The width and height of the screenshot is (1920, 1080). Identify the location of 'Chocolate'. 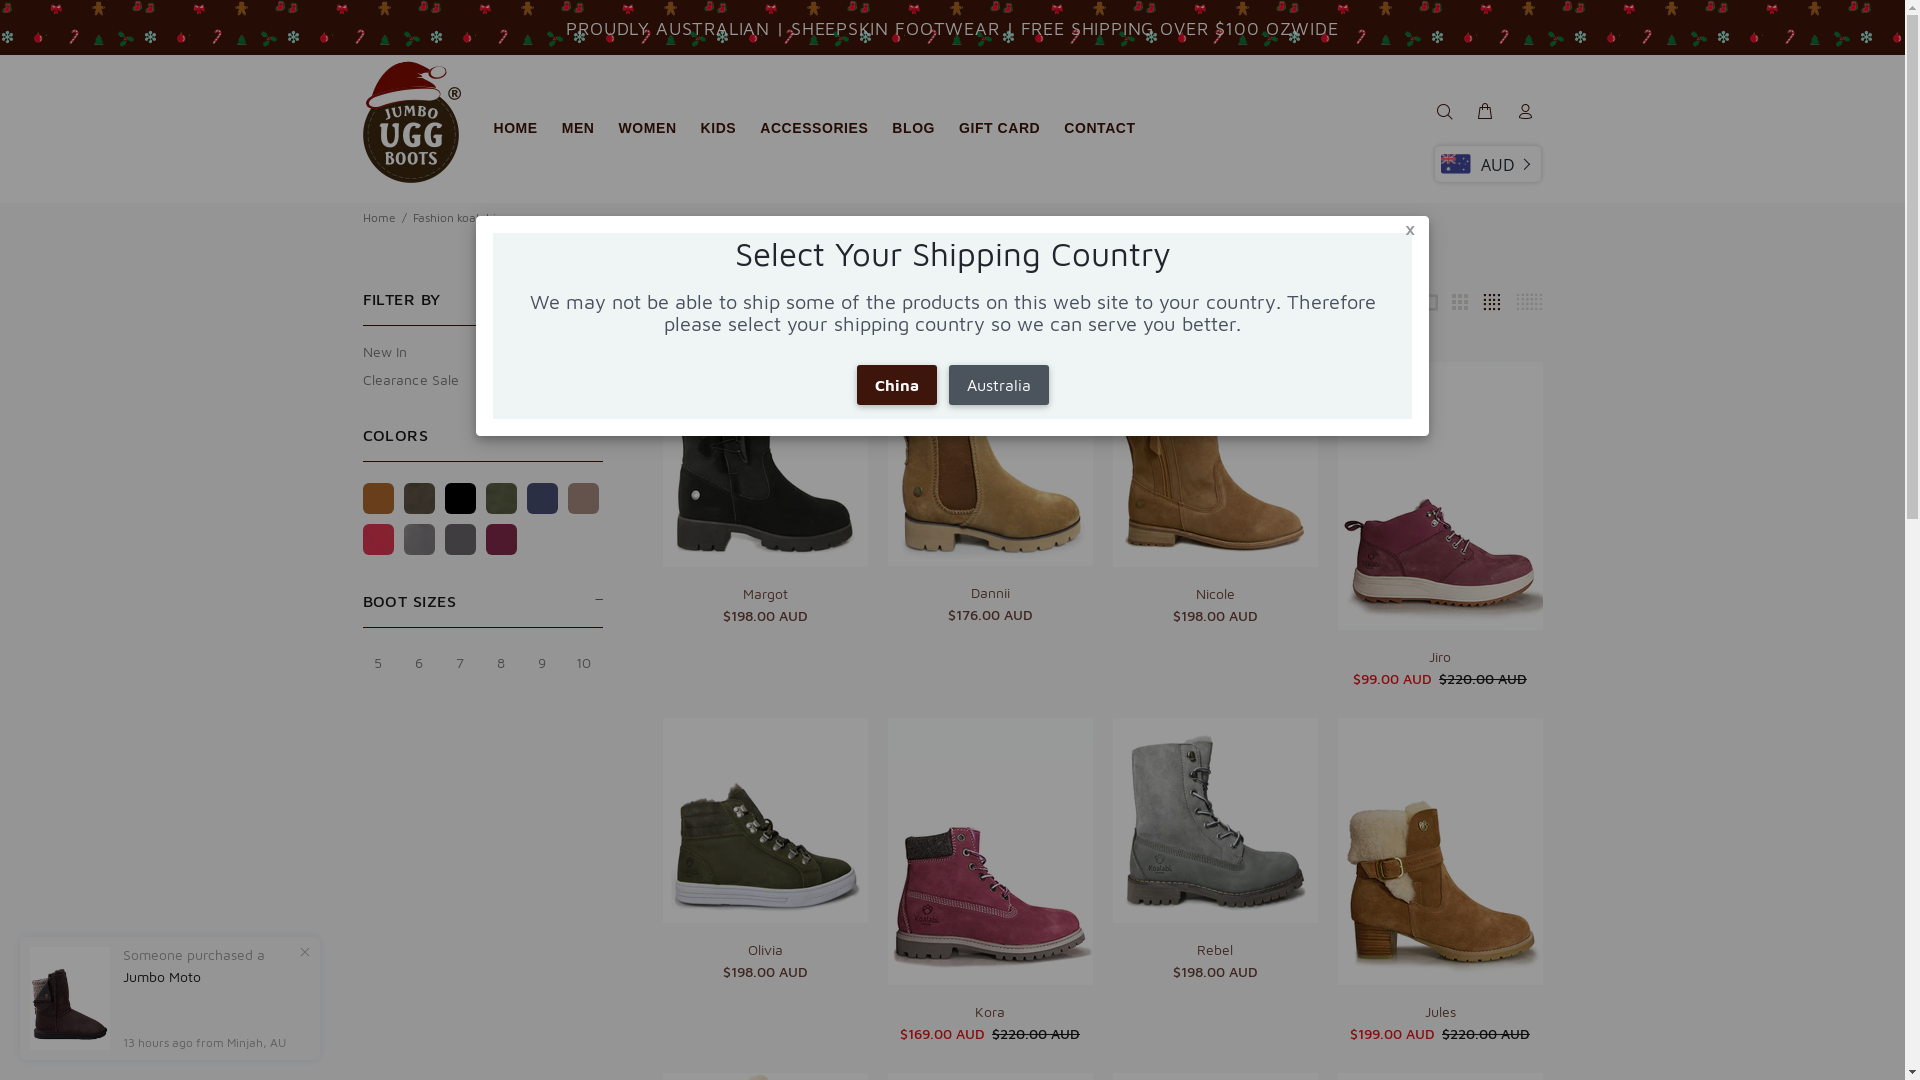
(402, 496).